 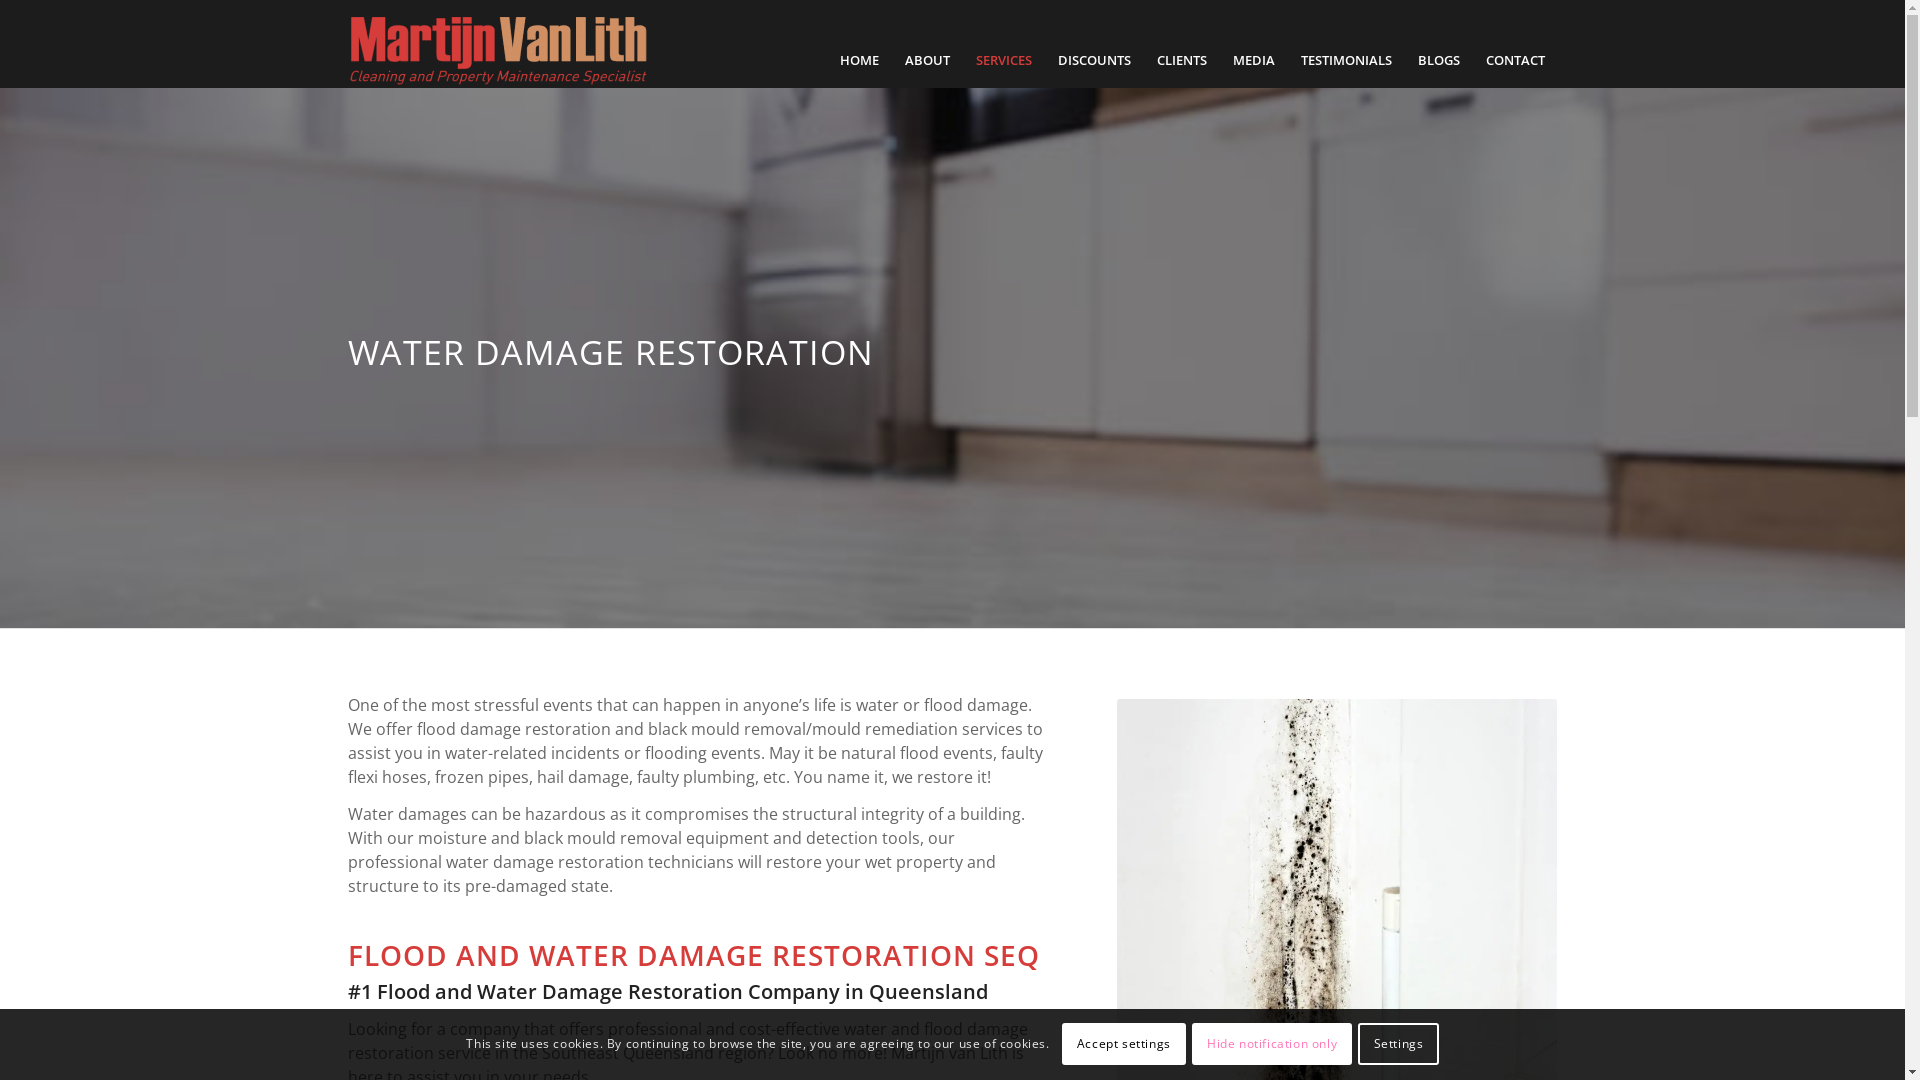 What do you see at coordinates (1271, 1043) in the screenshot?
I see `'Hide notification only'` at bounding box center [1271, 1043].